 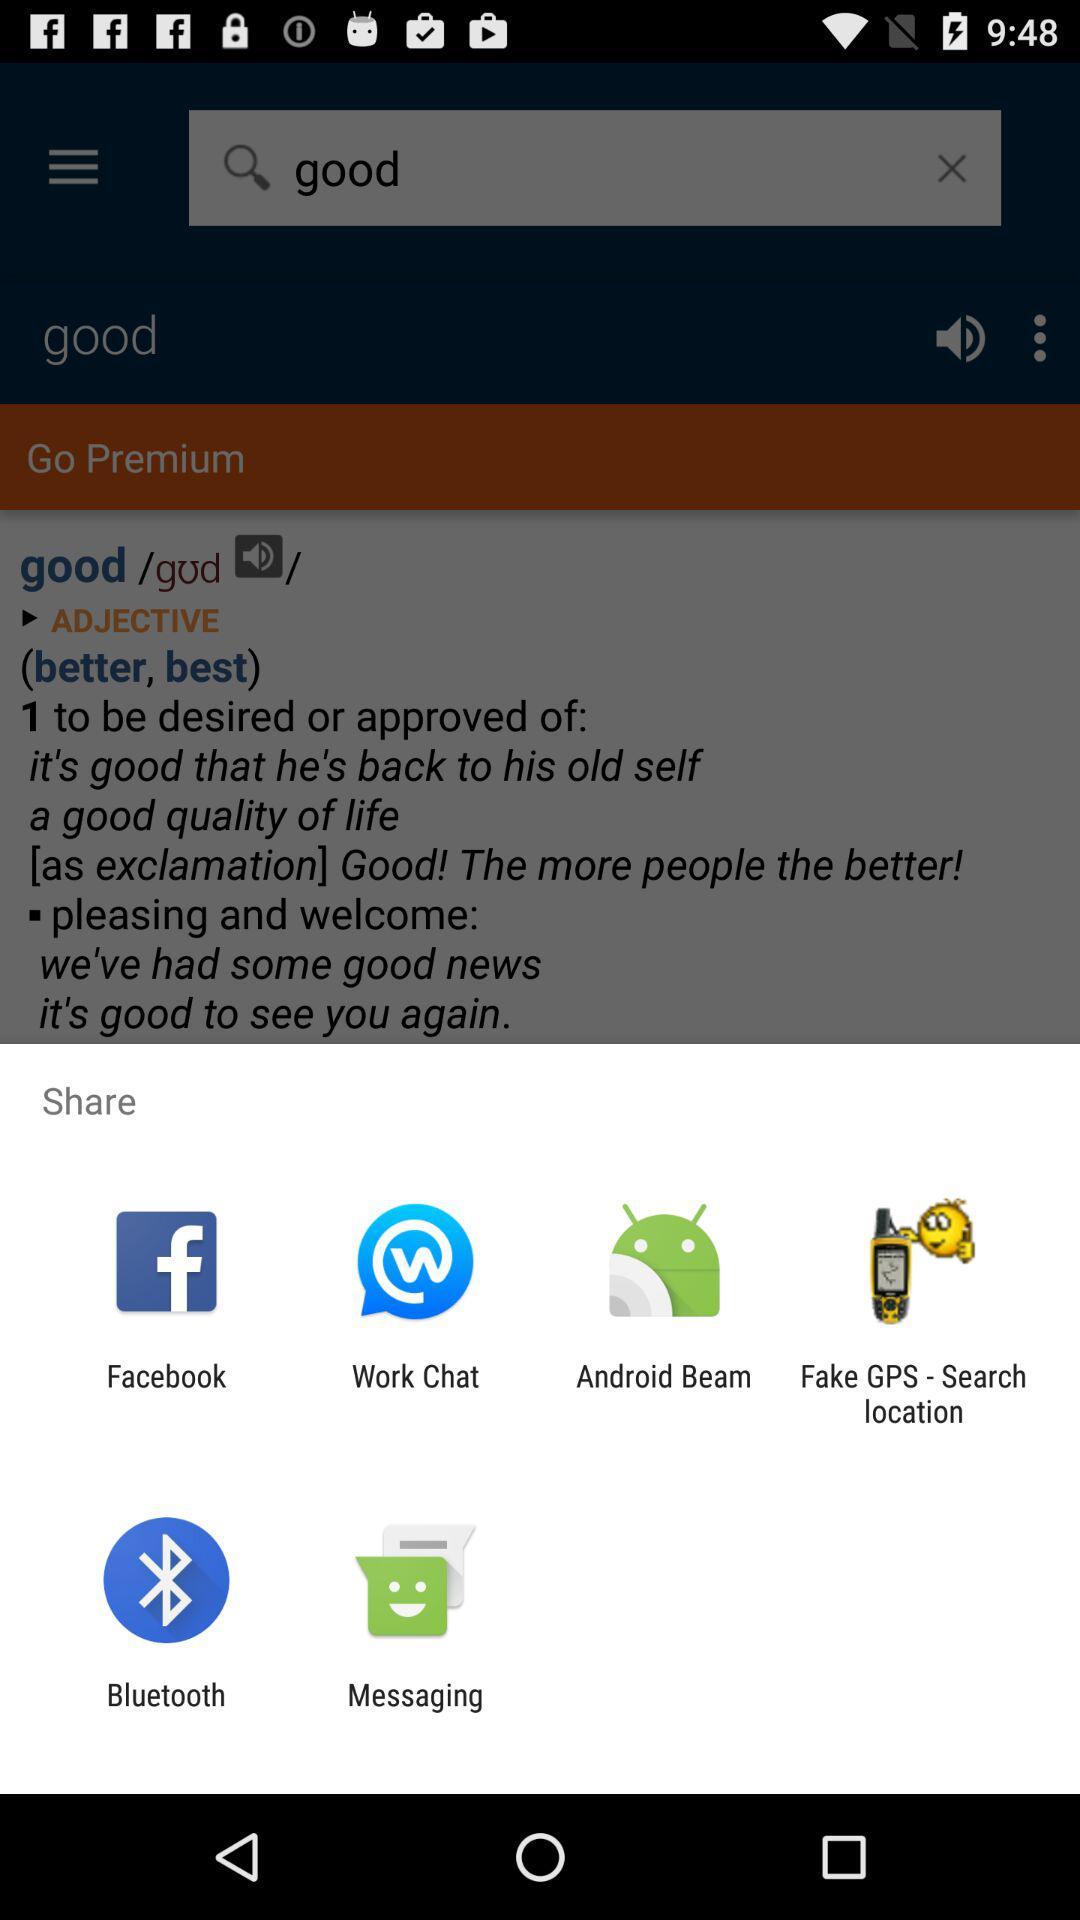 What do you see at coordinates (913, 1392) in the screenshot?
I see `icon next to the android beam app` at bounding box center [913, 1392].